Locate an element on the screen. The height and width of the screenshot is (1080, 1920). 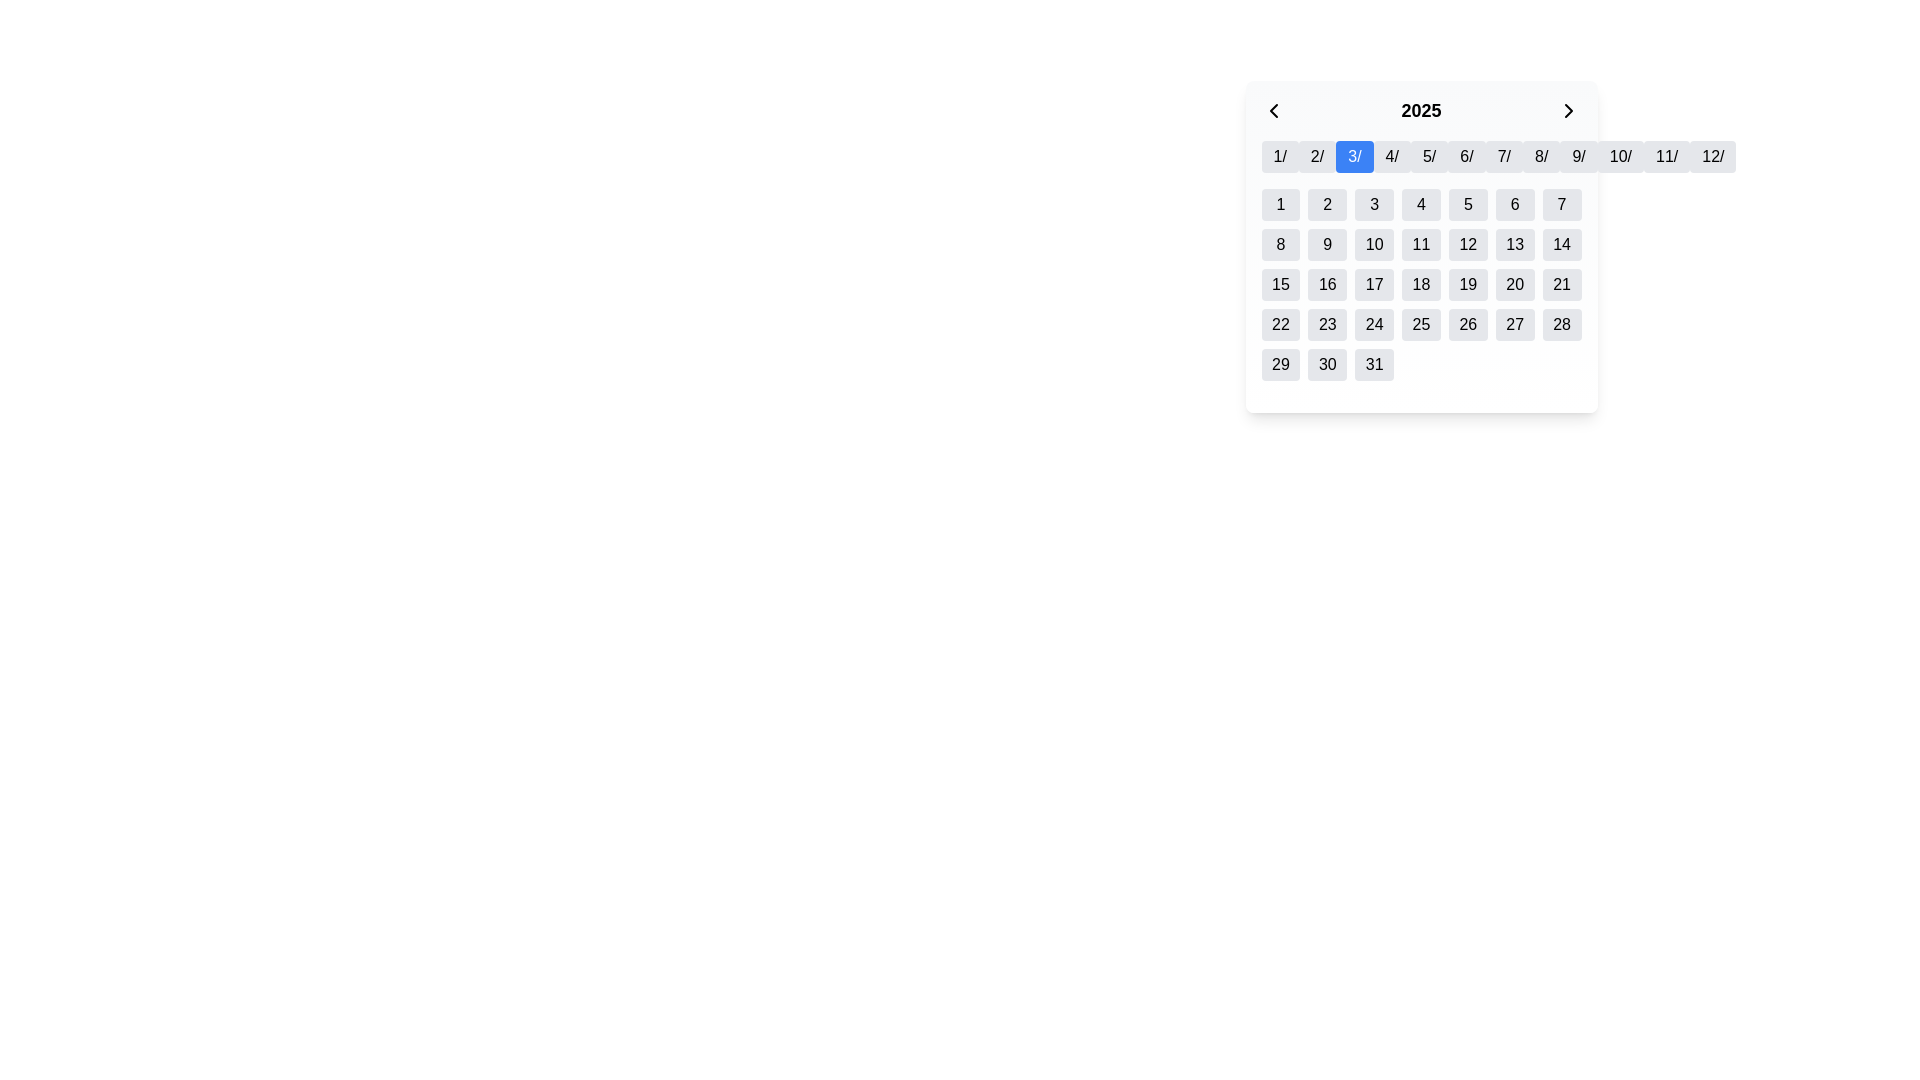
the square button with a light gray background and the number '1' in black text is located at coordinates (1280, 204).